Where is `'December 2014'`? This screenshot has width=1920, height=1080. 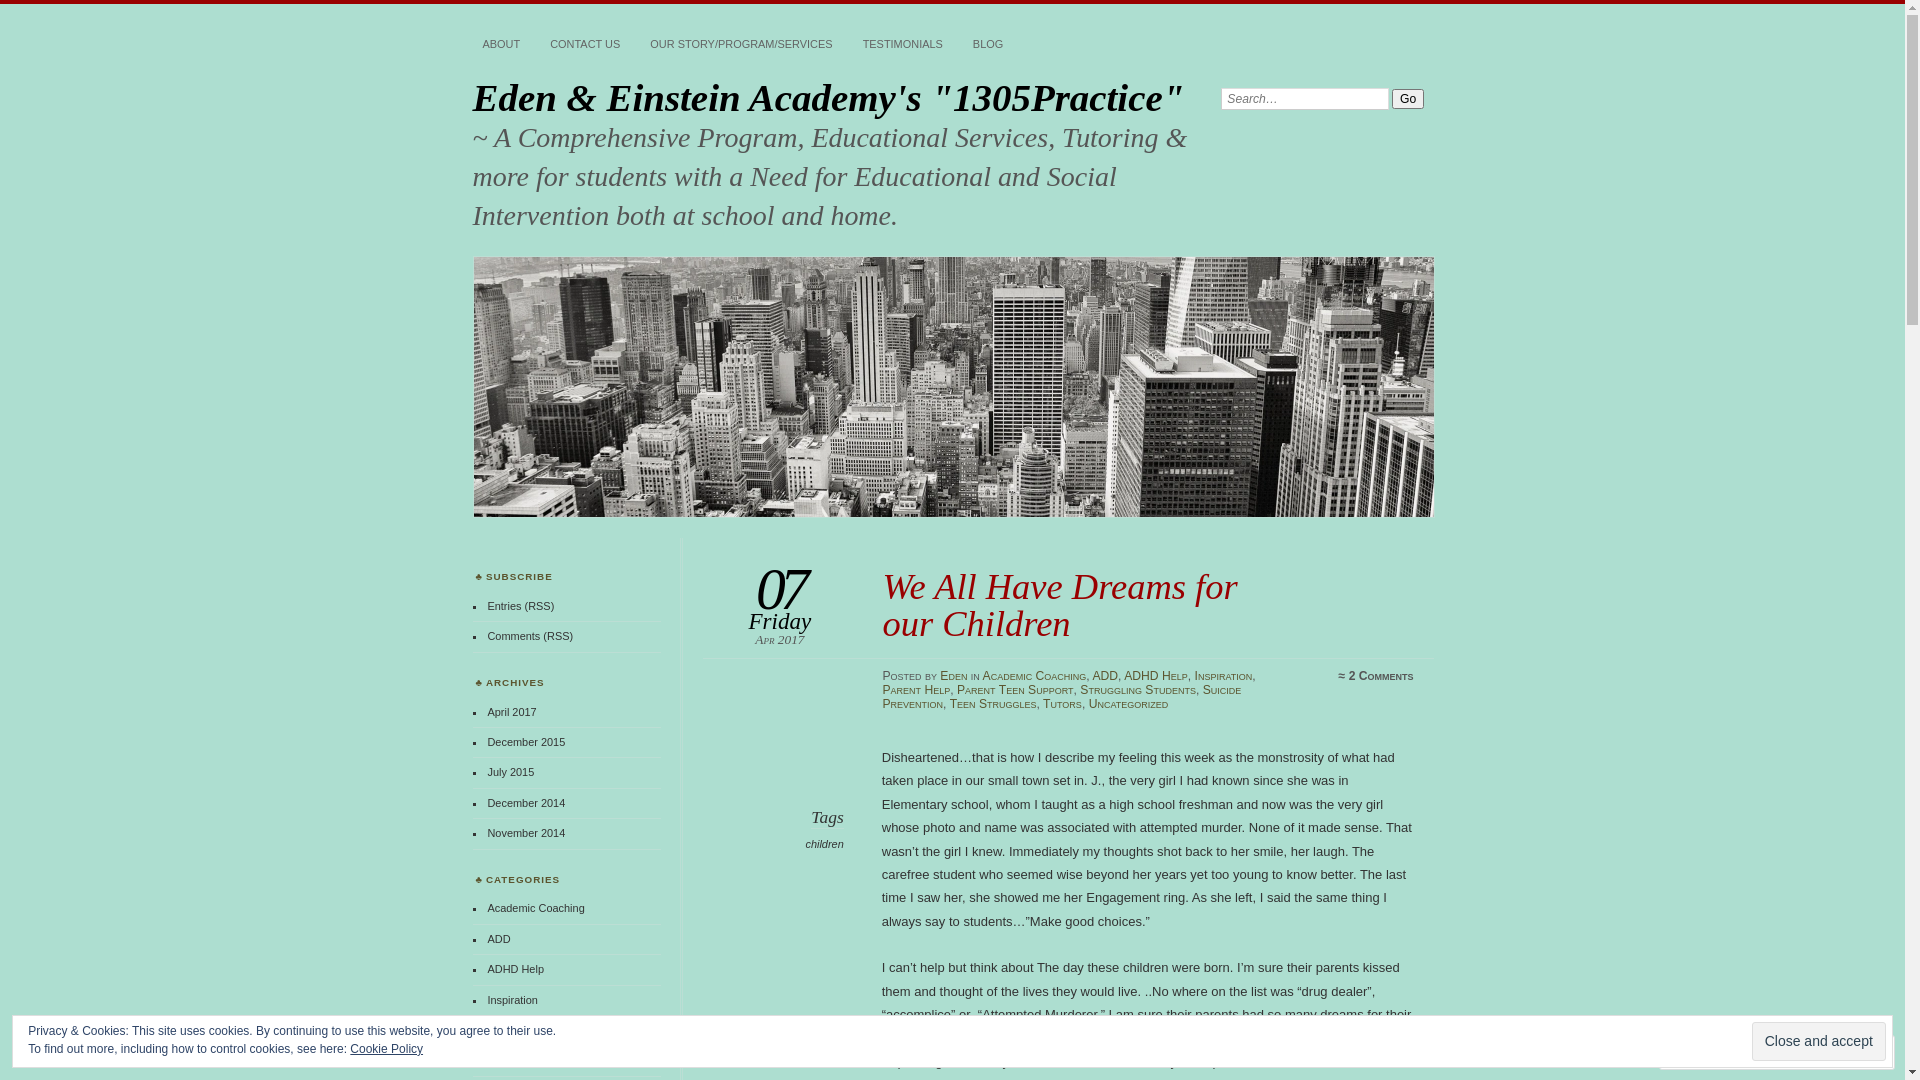 'December 2014' is located at coordinates (526, 801).